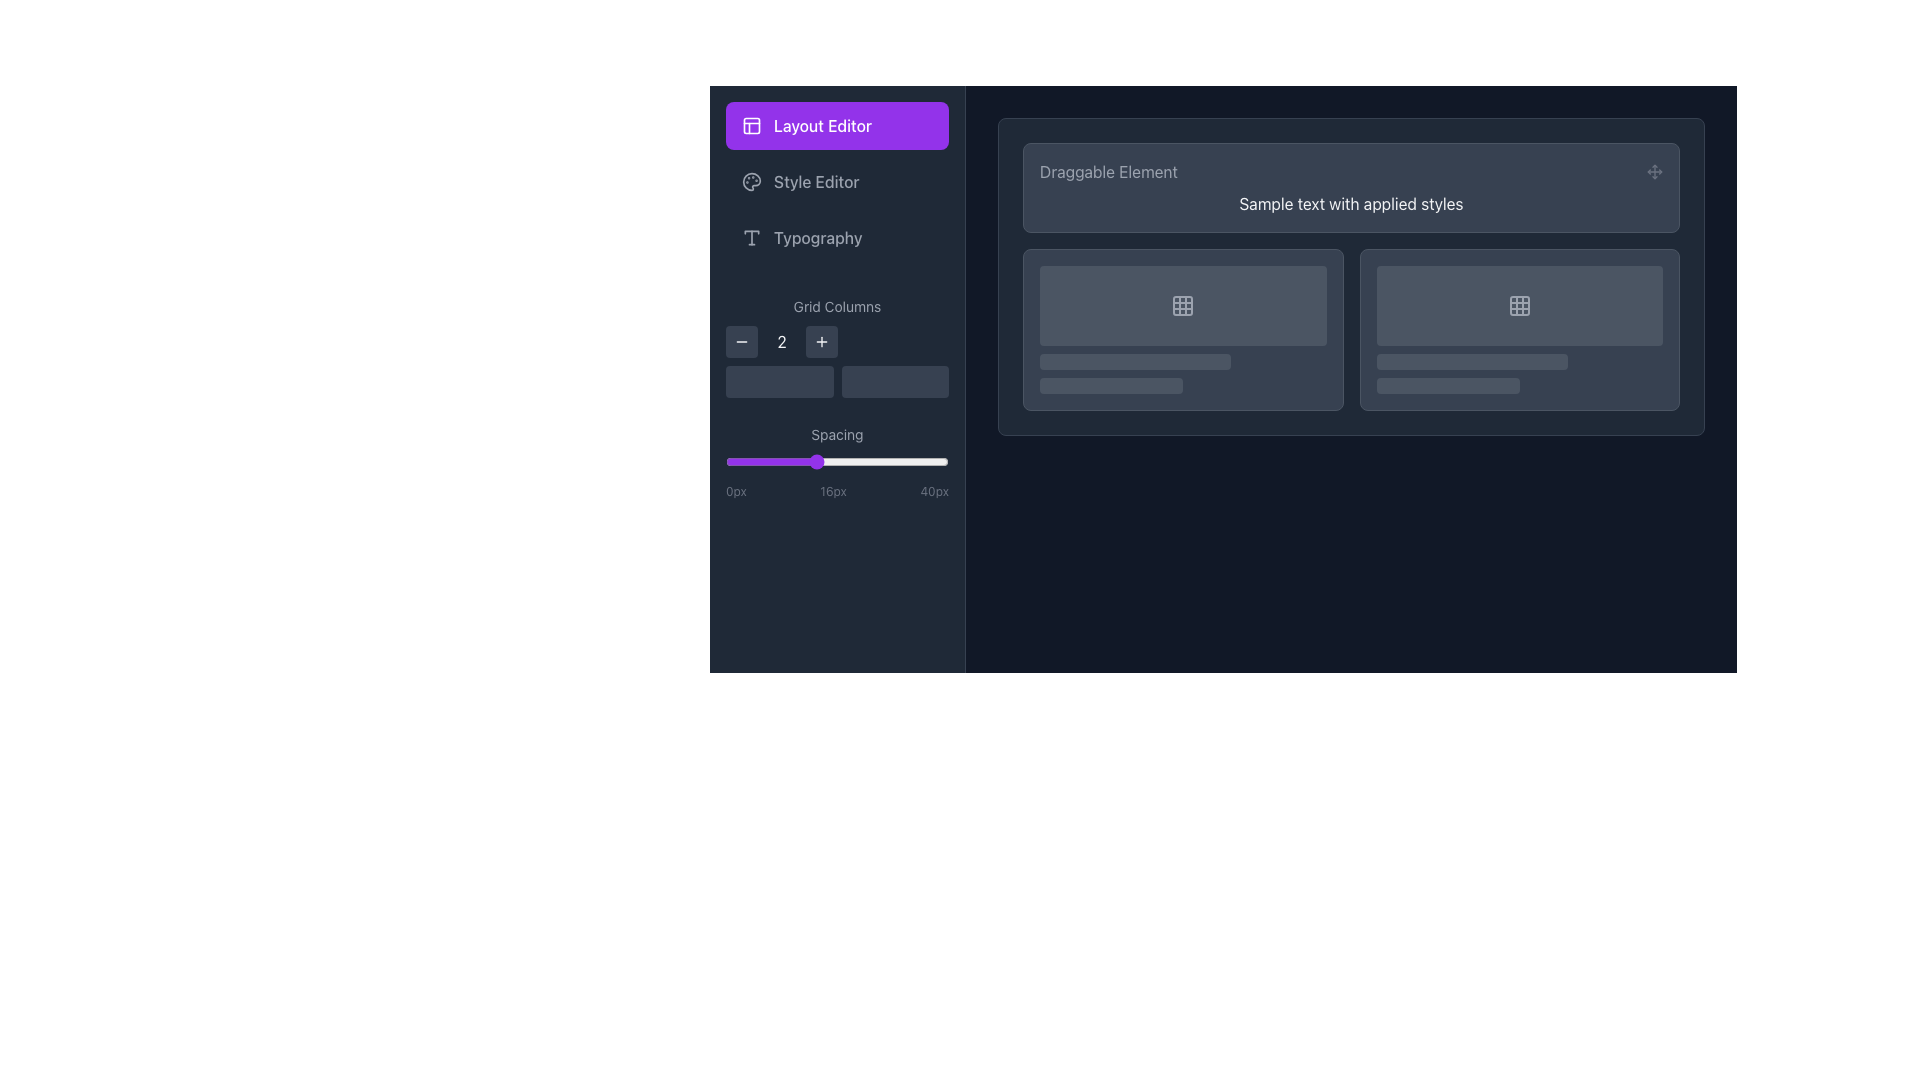  What do you see at coordinates (751, 181) in the screenshot?
I see `the small circular icon resembling a painter's palette located in the left-side navigation panel` at bounding box center [751, 181].